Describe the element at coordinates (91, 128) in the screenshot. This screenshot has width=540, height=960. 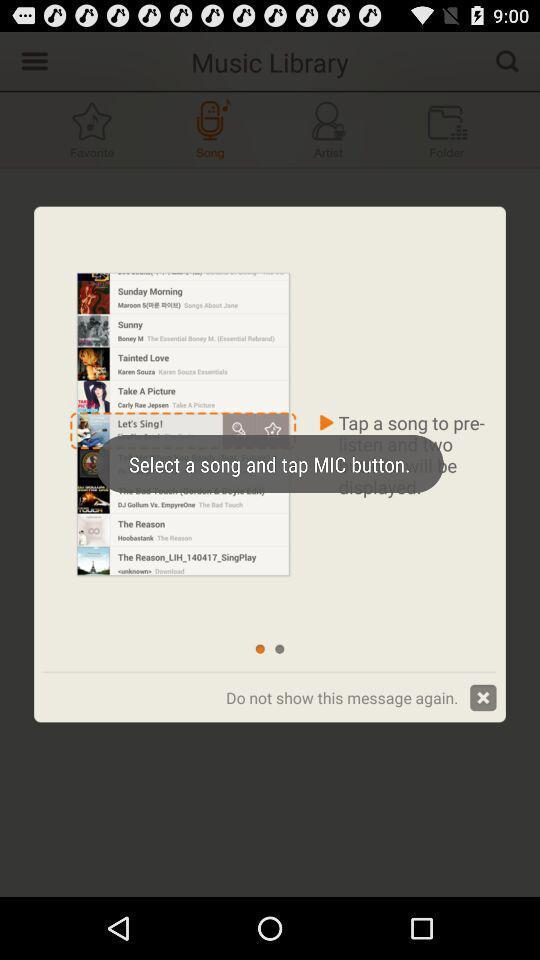
I see `symbol` at that location.